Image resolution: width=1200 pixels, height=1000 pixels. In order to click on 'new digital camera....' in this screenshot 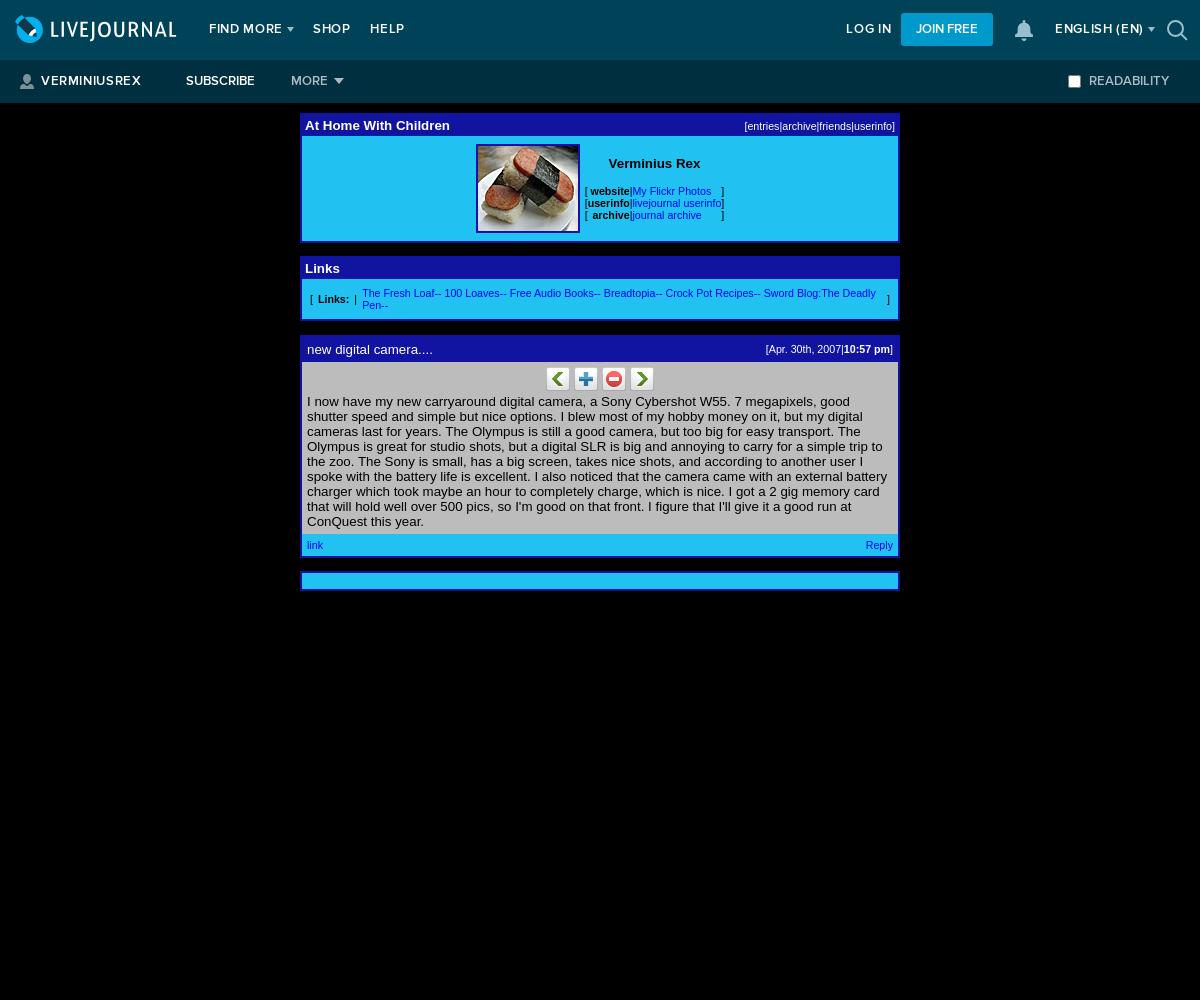, I will do `click(369, 347)`.